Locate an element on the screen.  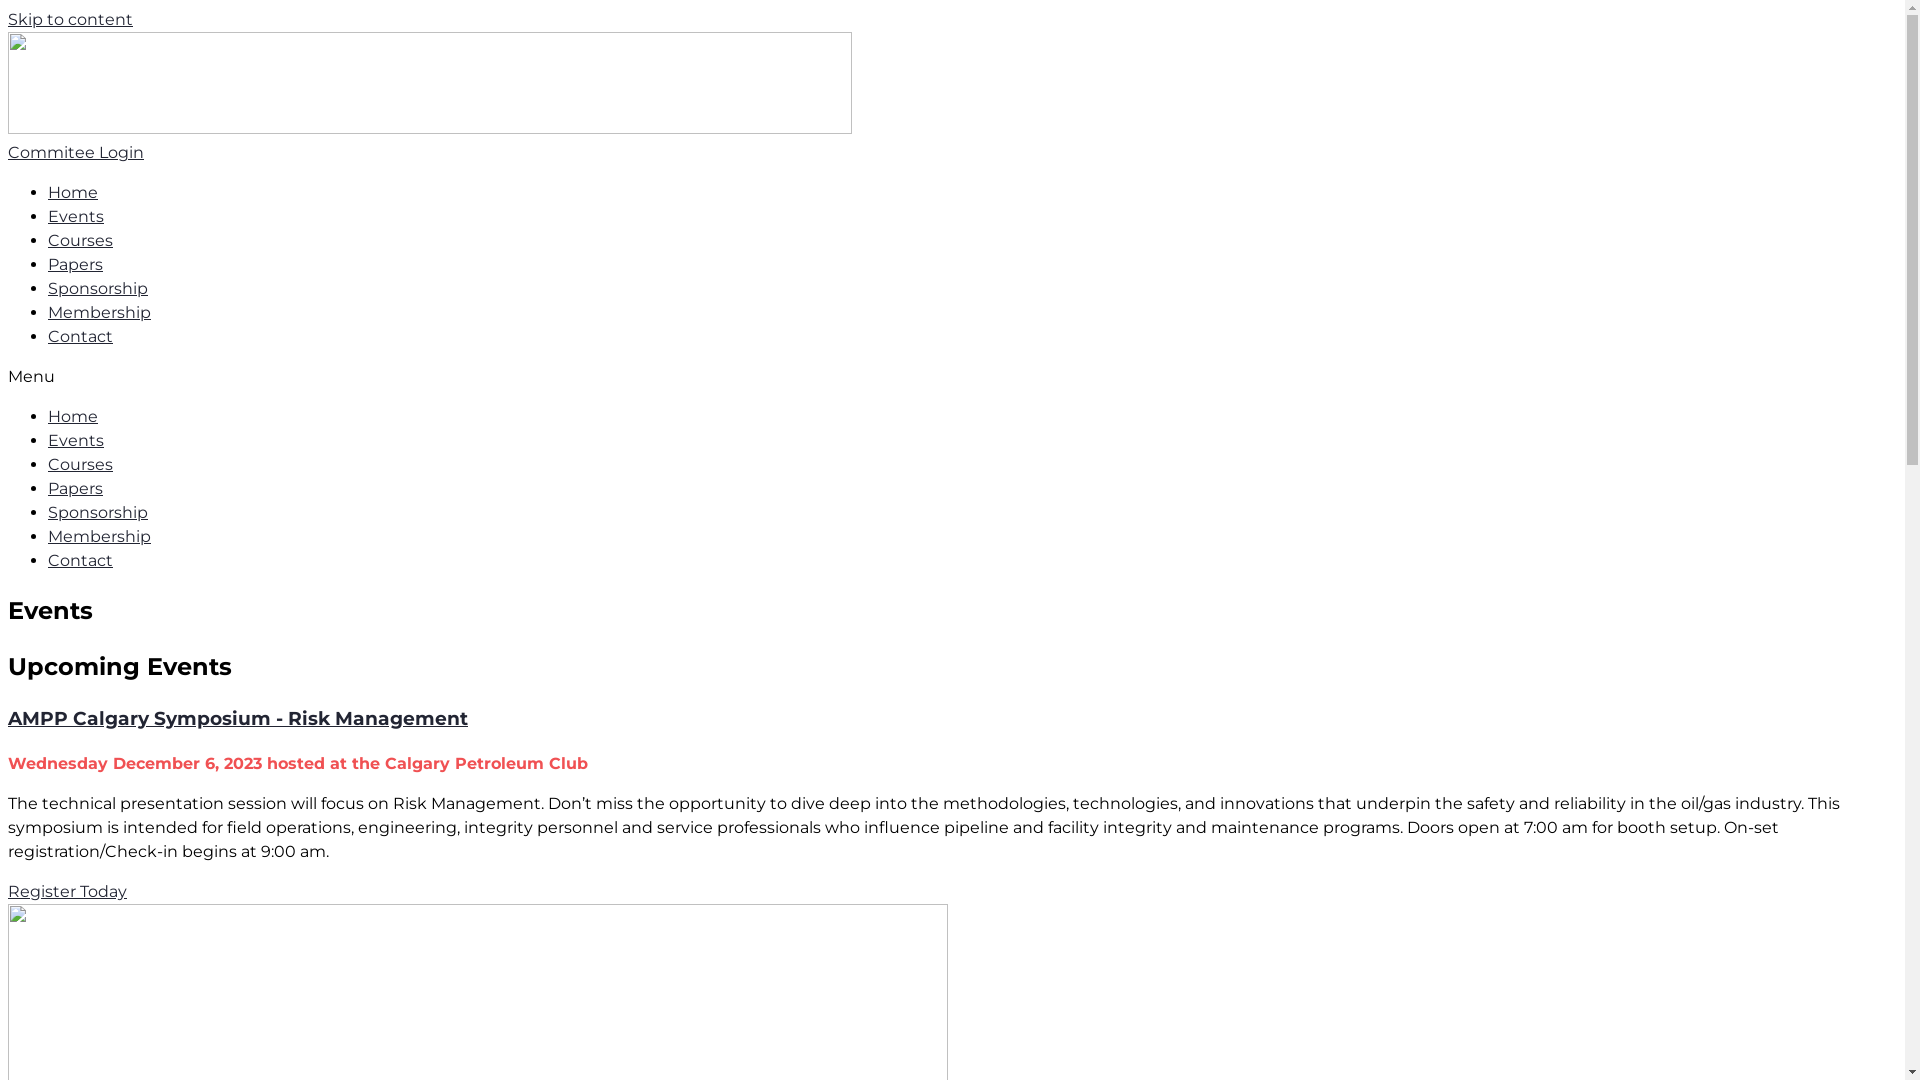
'Membership' is located at coordinates (98, 535).